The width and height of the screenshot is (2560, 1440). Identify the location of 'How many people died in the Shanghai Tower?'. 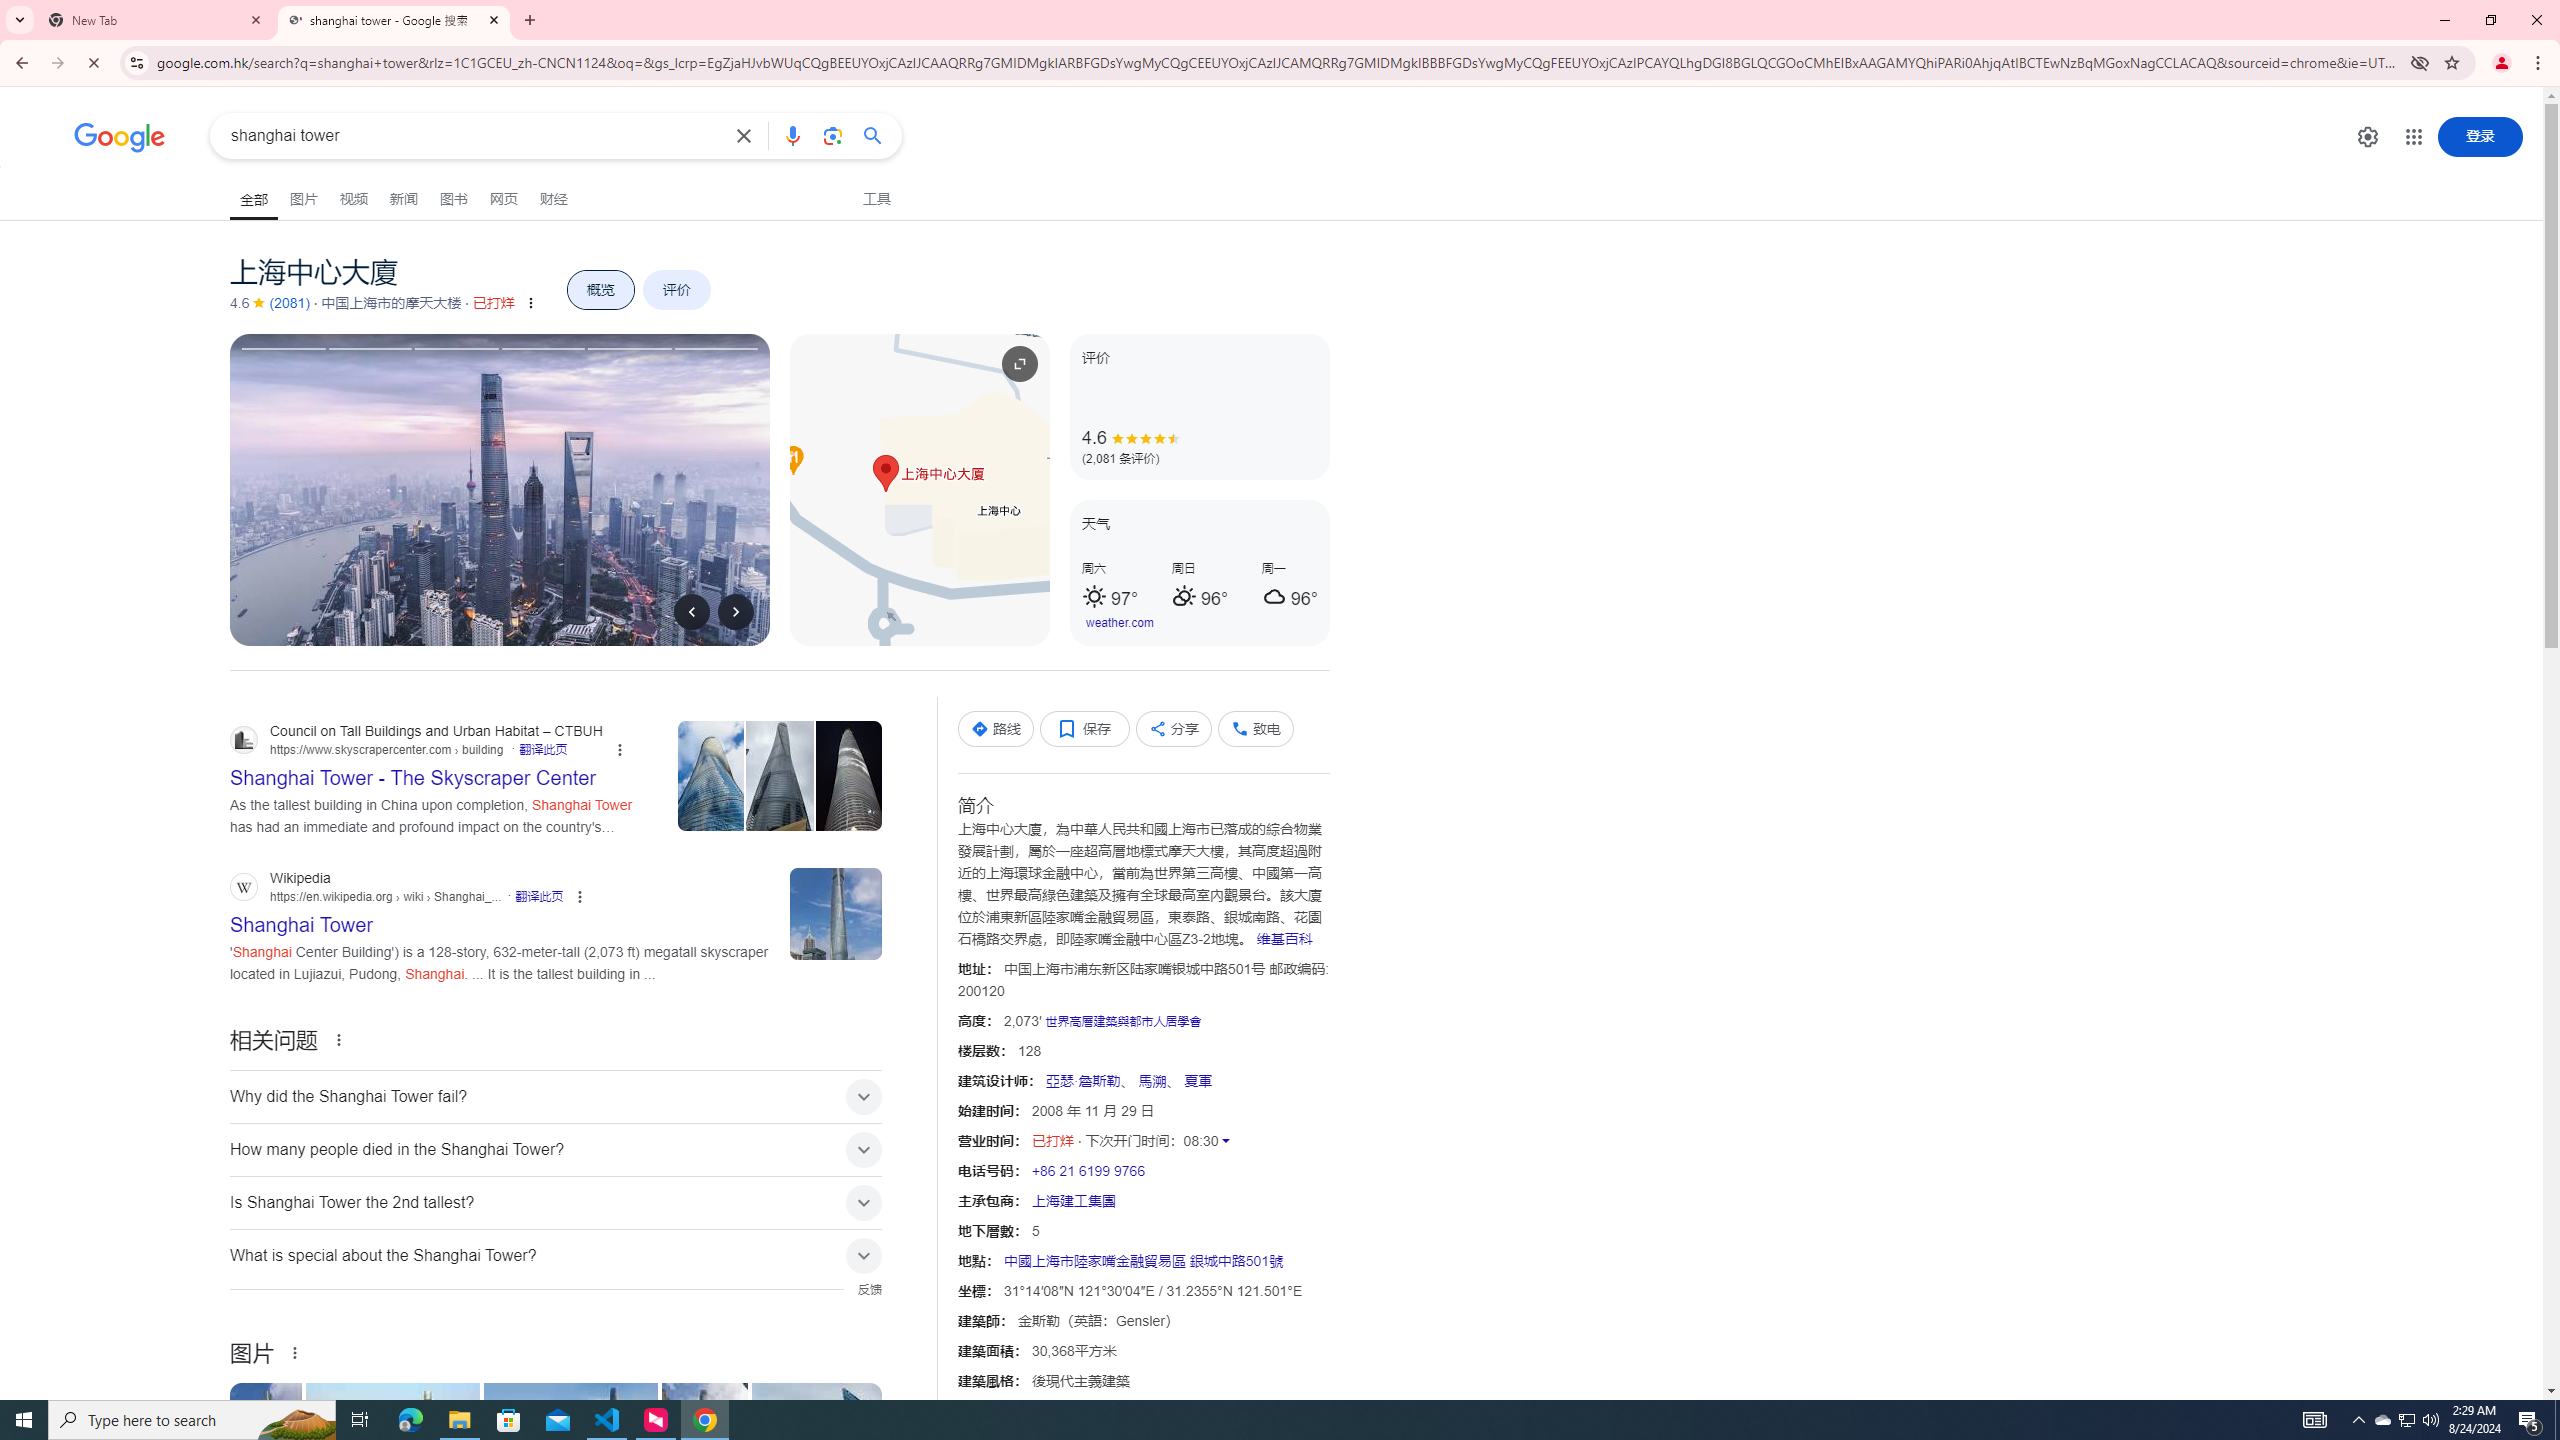
(555, 1148).